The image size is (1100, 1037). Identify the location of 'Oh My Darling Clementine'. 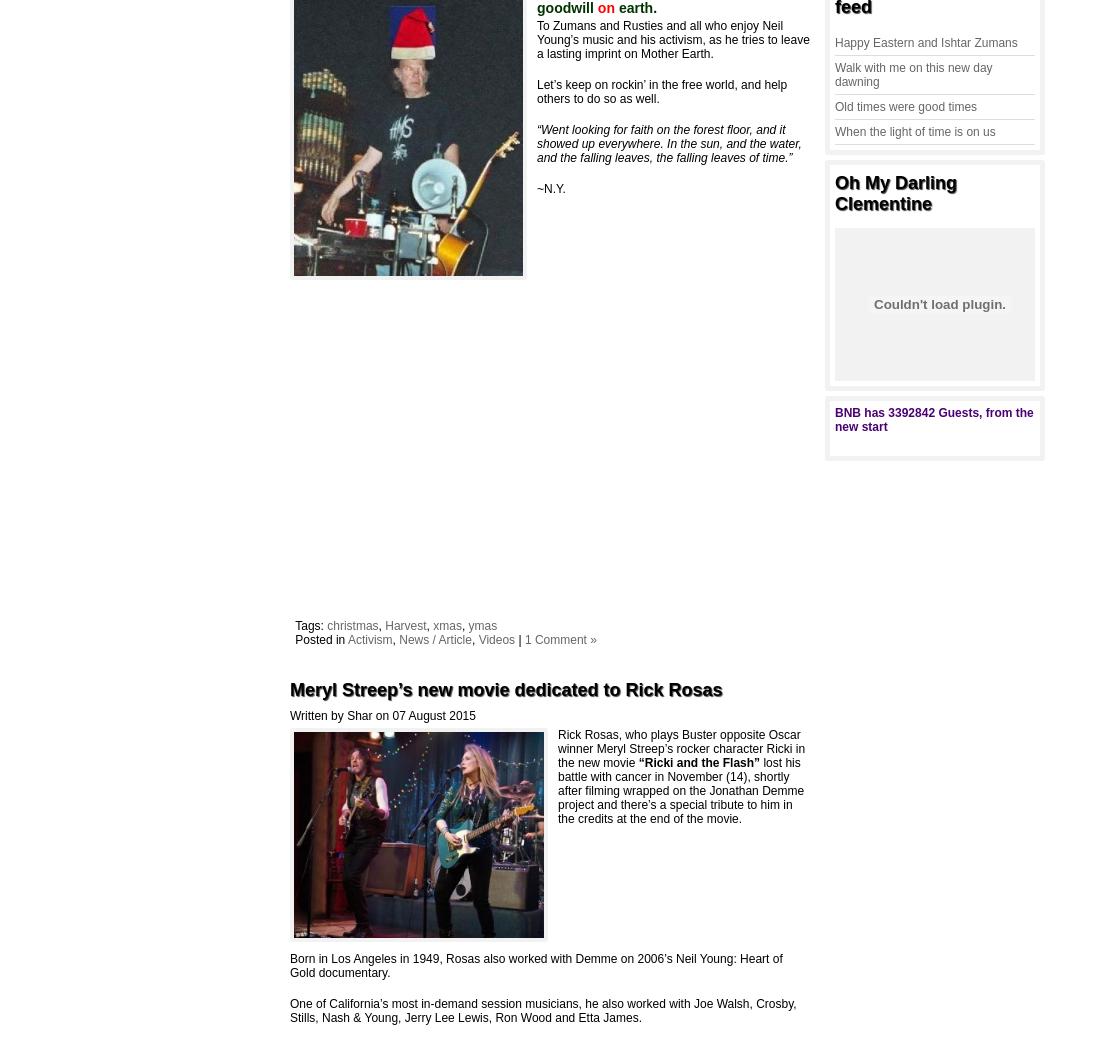
(834, 192).